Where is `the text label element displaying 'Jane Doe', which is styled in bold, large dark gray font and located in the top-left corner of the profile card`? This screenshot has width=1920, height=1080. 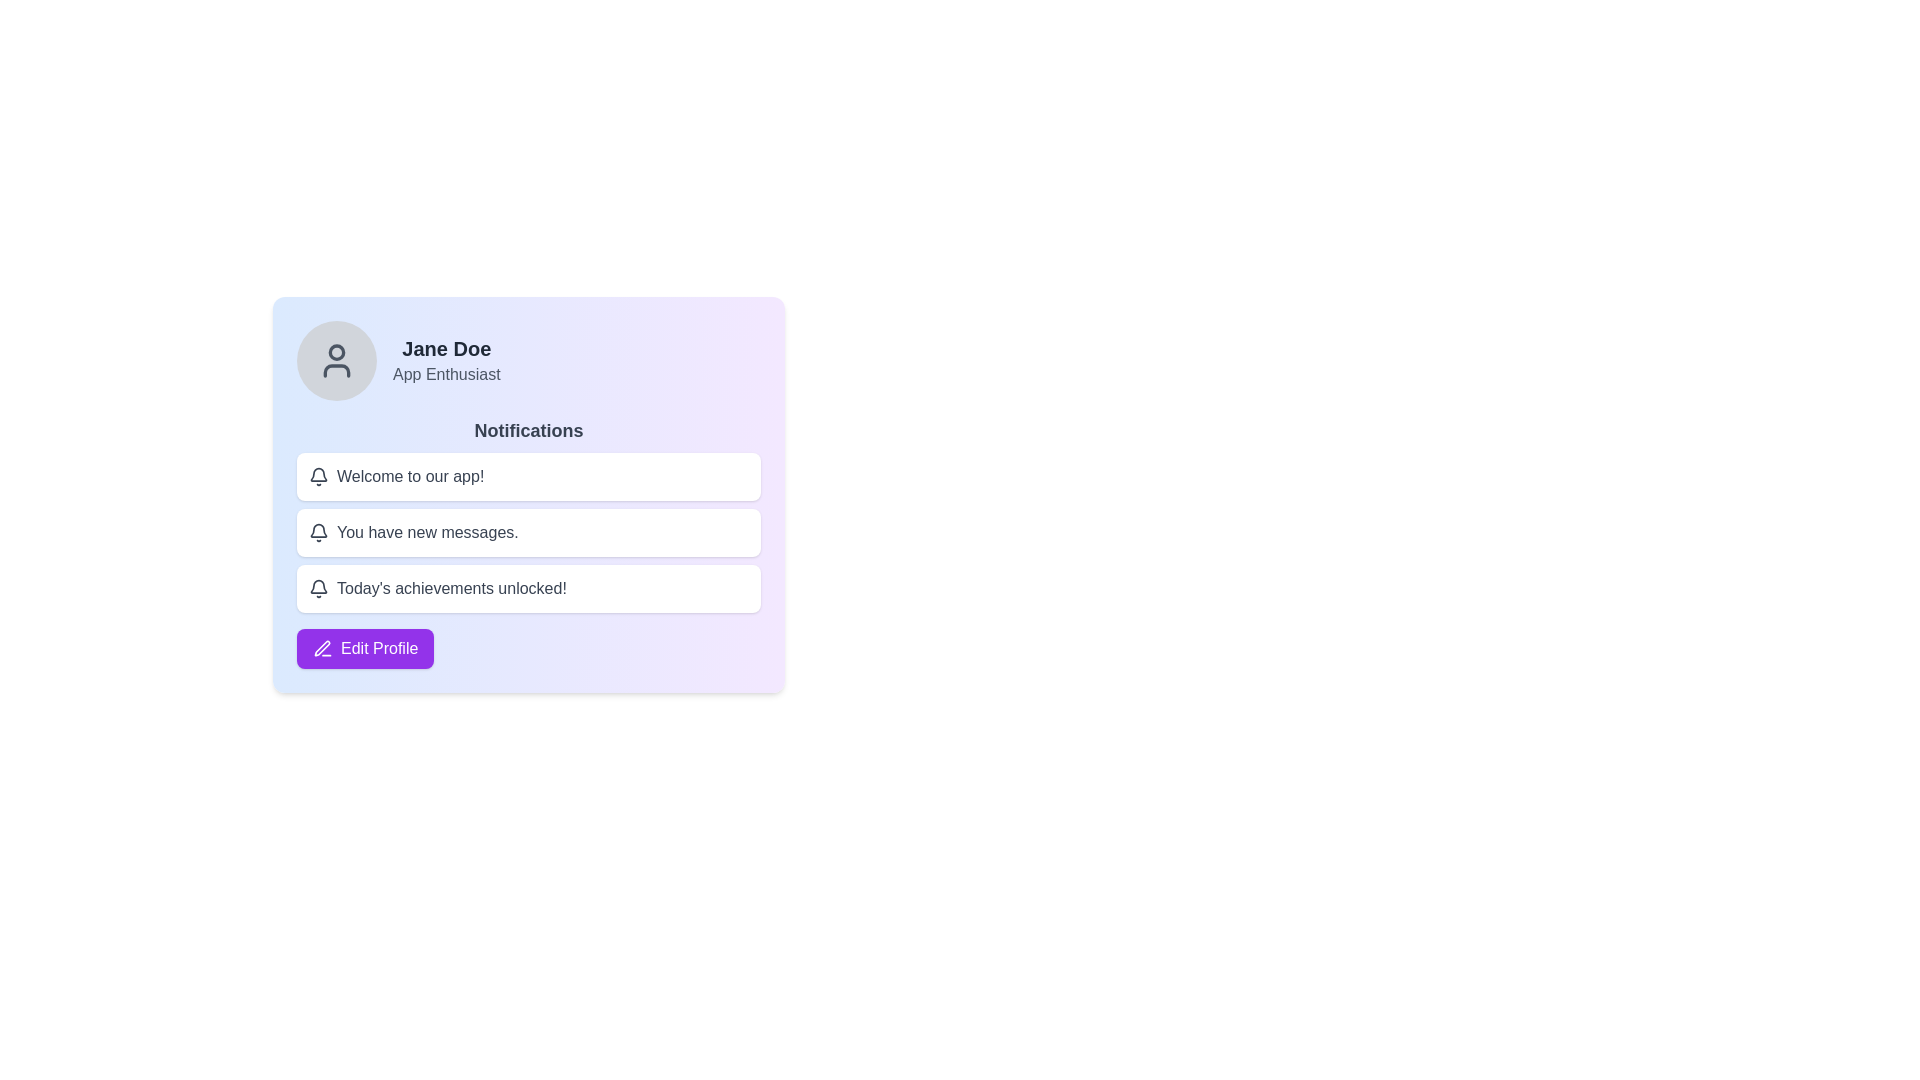
the text label element displaying 'Jane Doe', which is styled in bold, large dark gray font and located in the top-left corner of the profile card is located at coordinates (445, 347).